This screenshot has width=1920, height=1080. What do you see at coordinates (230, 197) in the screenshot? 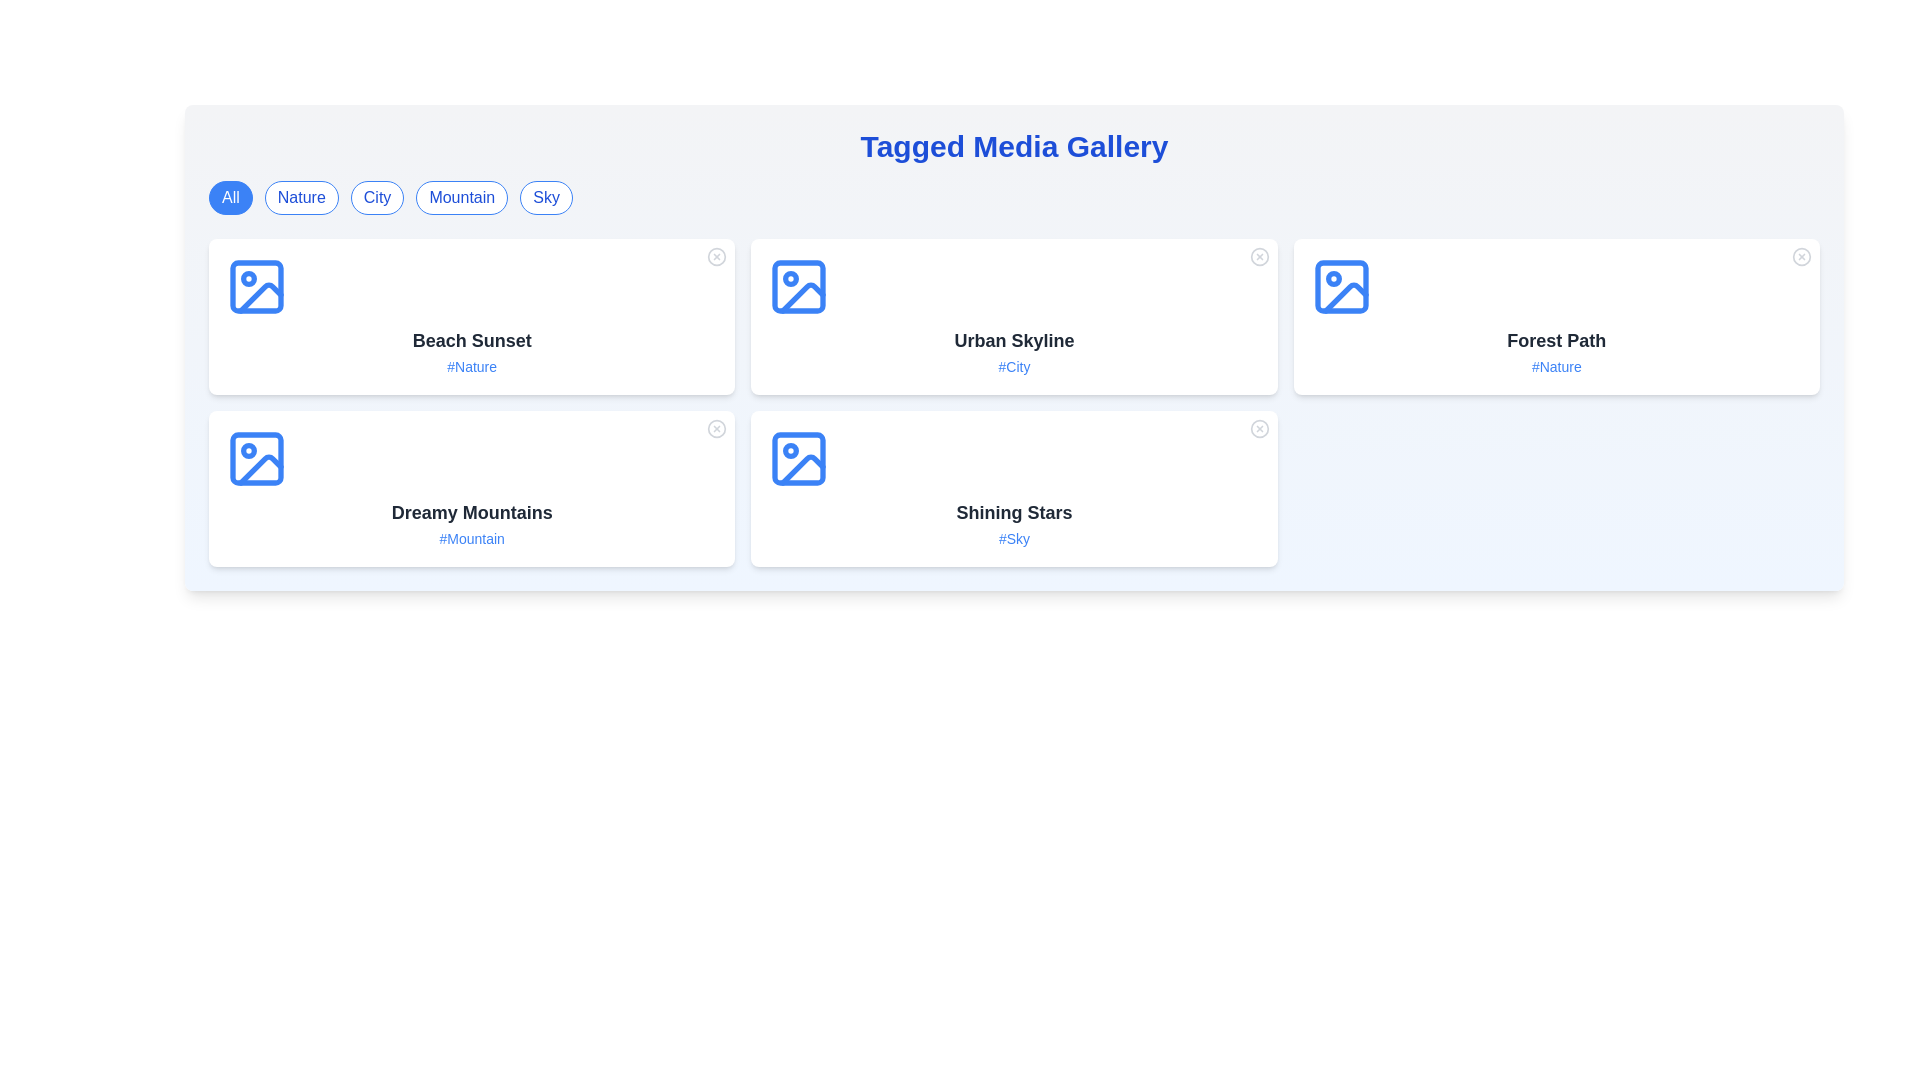
I see `the tag button labeled All to filter the gallery items` at bounding box center [230, 197].